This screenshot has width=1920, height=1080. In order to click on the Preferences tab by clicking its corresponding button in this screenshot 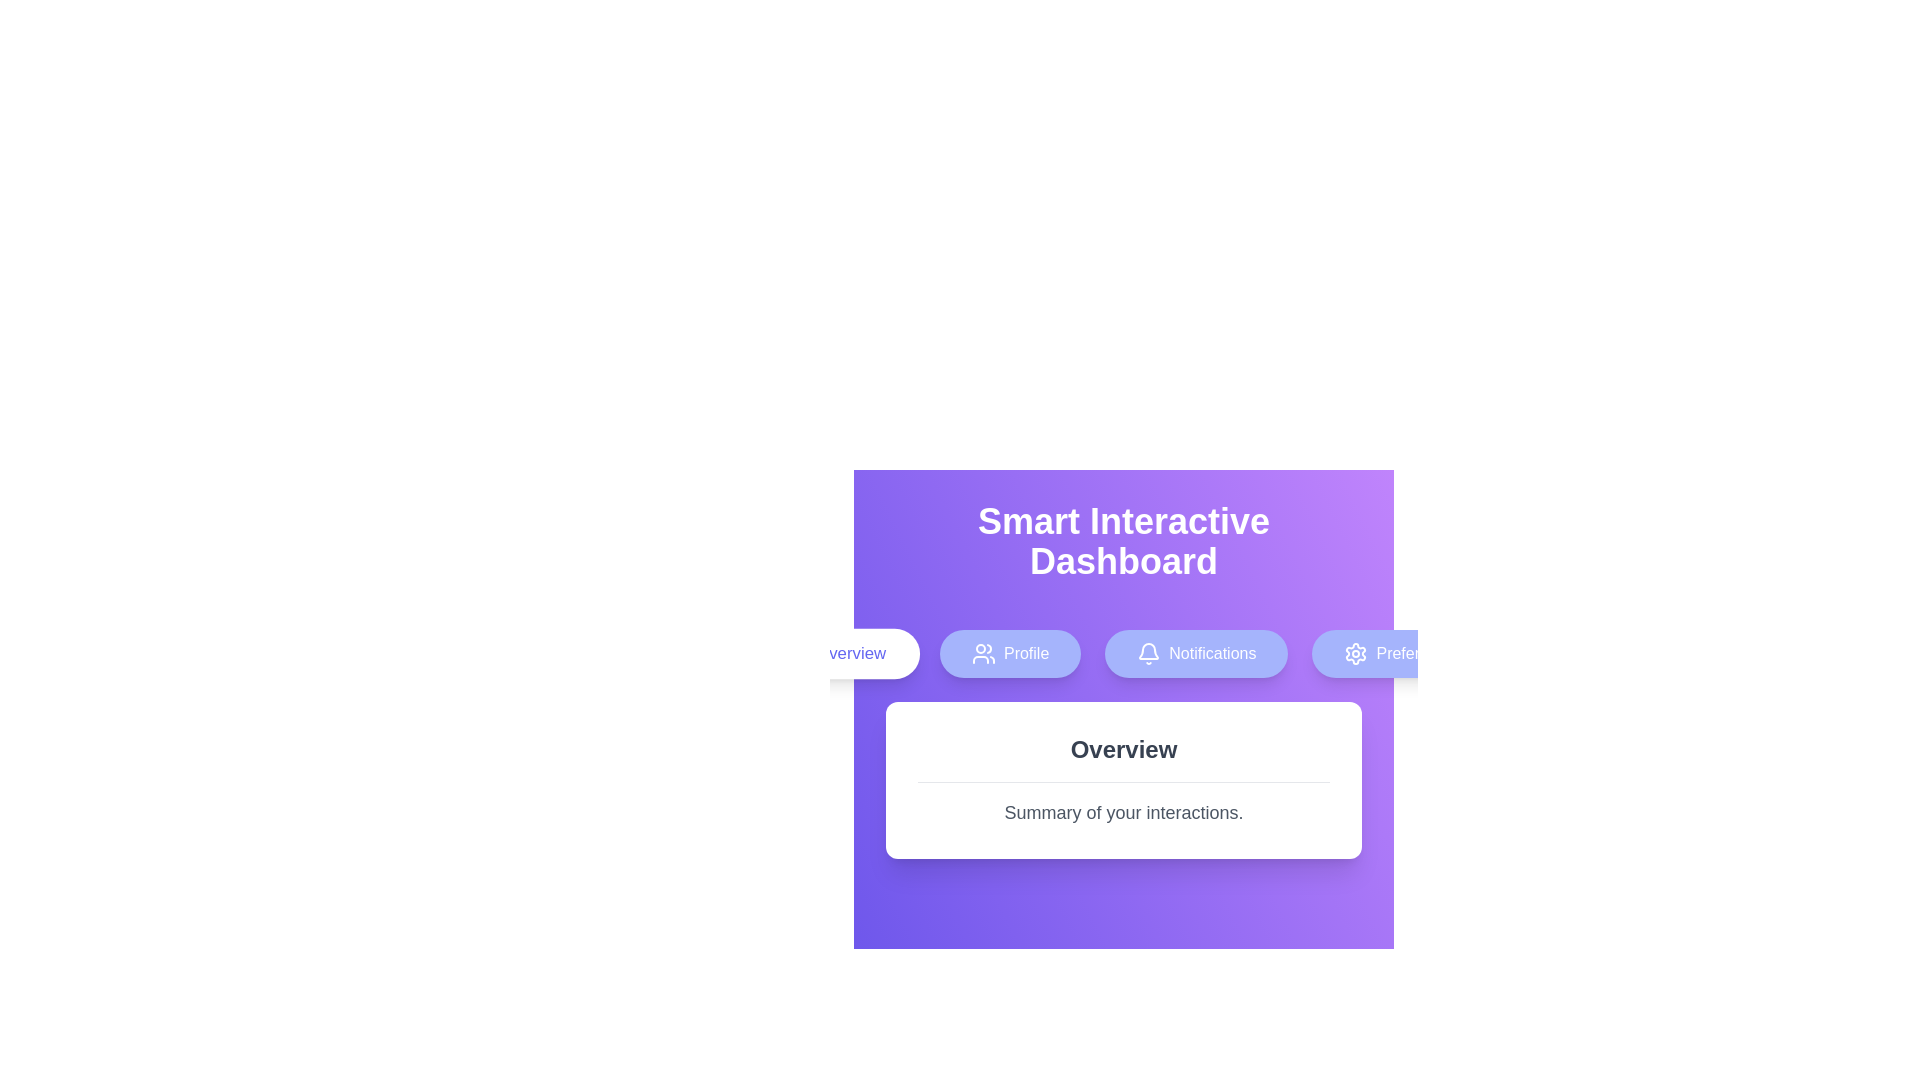, I will do `click(1402, 654)`.